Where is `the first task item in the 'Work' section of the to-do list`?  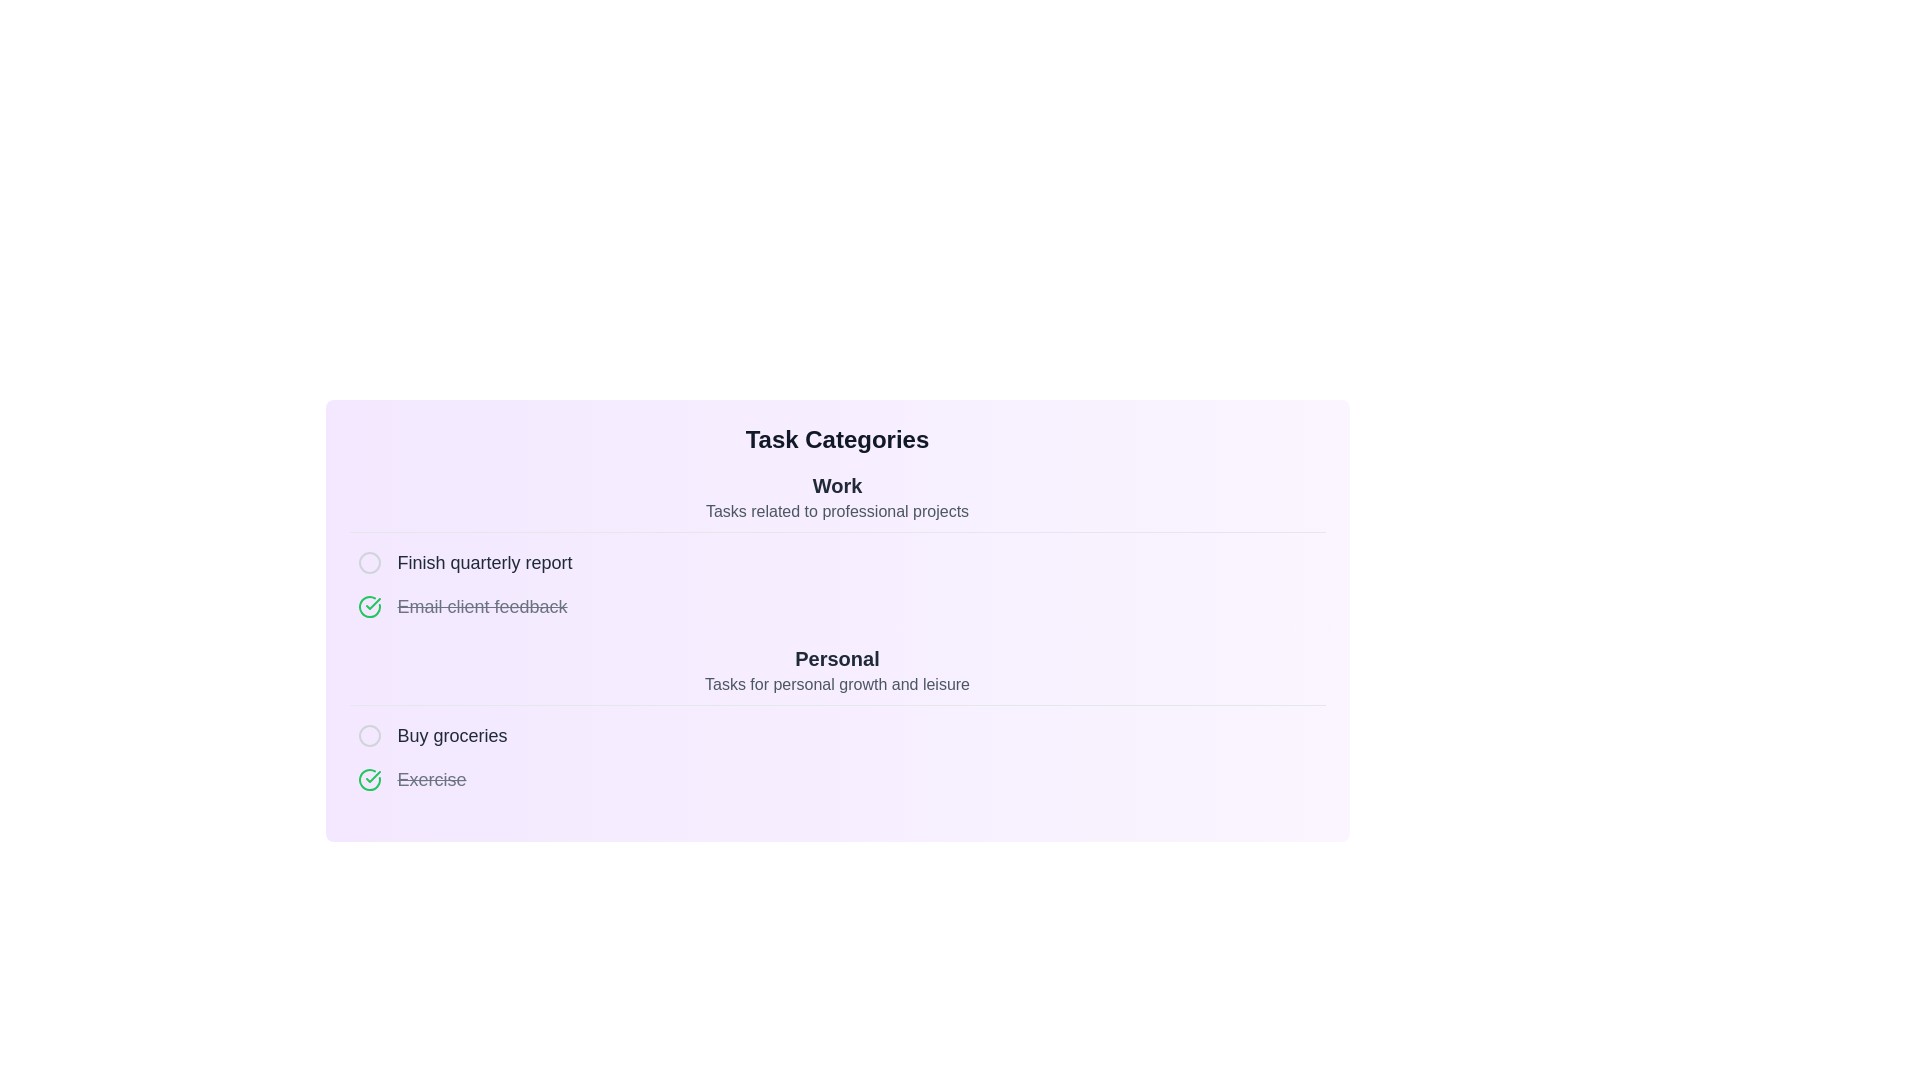
the first task item in the 'Work' section of the to-do list is located at coordinates (464, 563).